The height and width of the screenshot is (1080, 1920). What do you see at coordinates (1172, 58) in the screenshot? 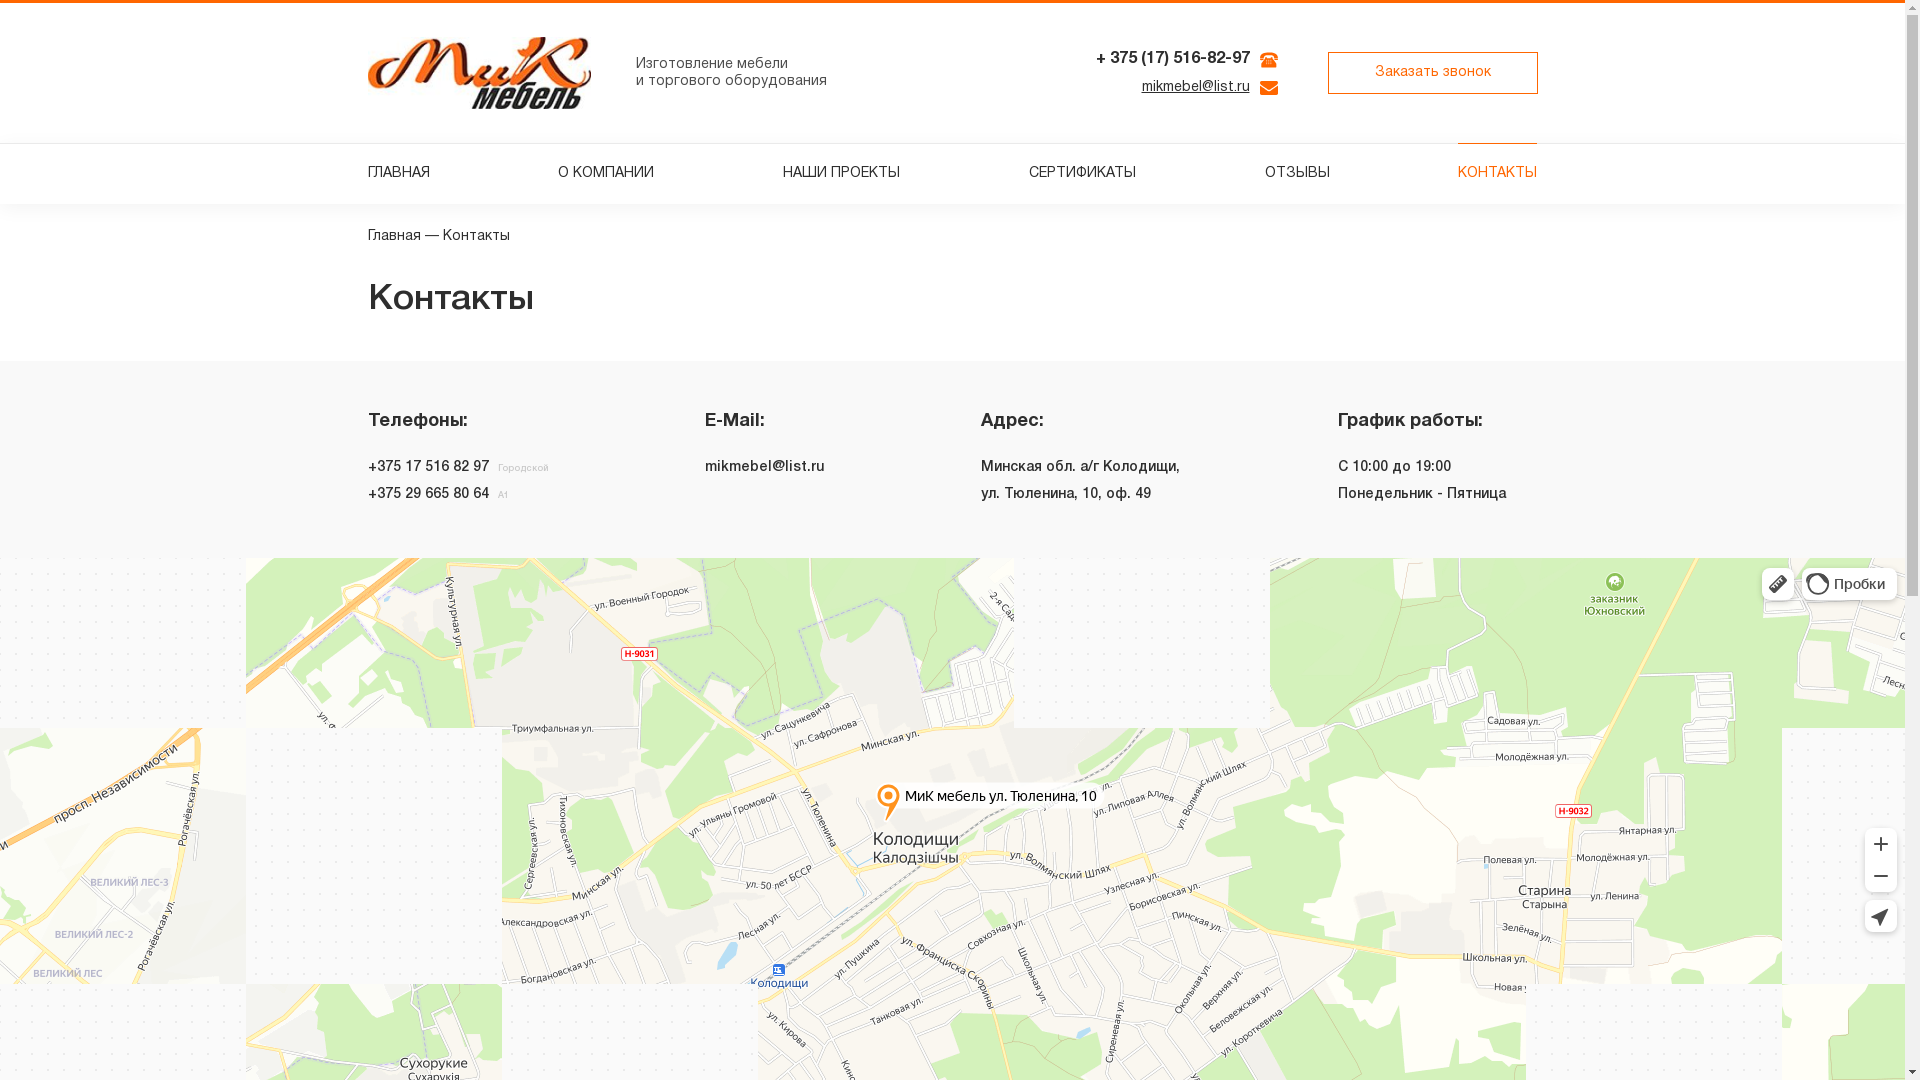
I see `'+ 375 (17) 516-82-97'` at bounding box center [1172, 58].